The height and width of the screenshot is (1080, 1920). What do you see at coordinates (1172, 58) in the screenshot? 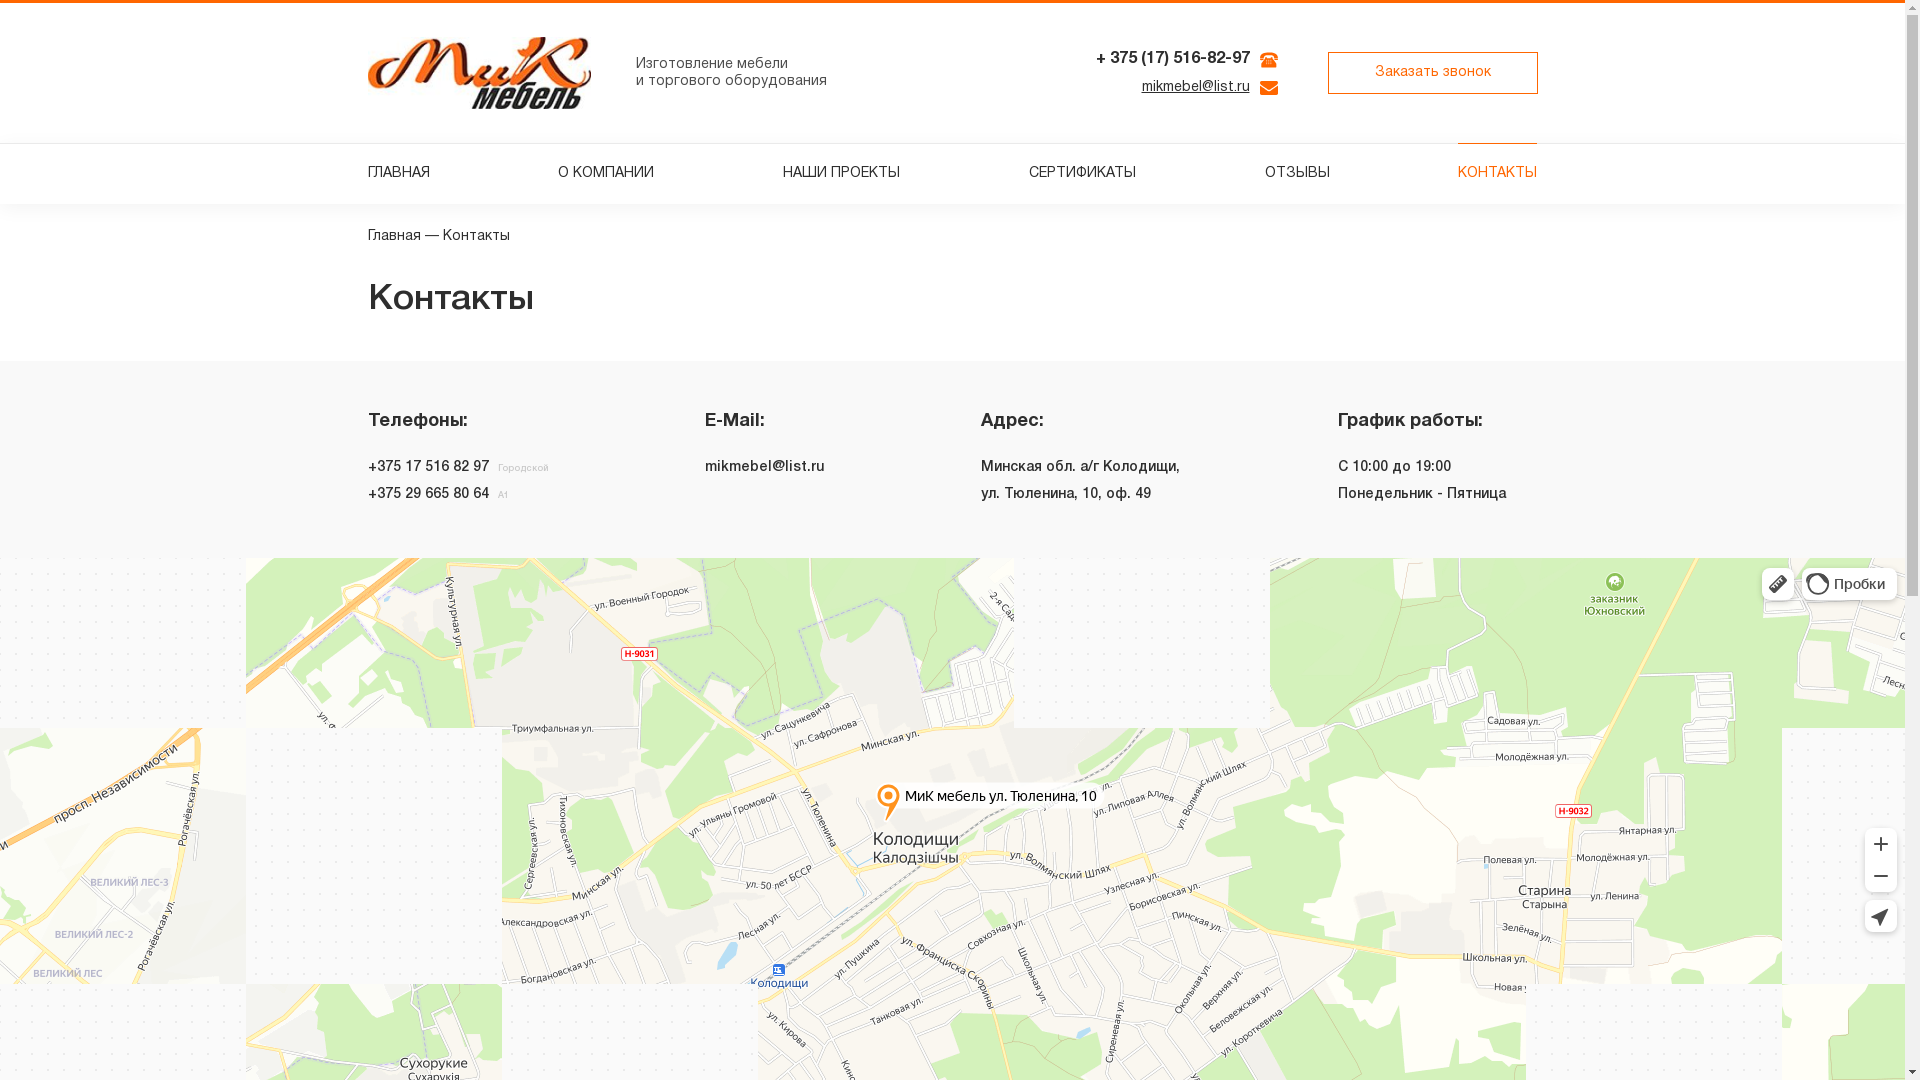
I see `'+ 375 (17) 516-82-97'` at bounding box center [1172, 58].